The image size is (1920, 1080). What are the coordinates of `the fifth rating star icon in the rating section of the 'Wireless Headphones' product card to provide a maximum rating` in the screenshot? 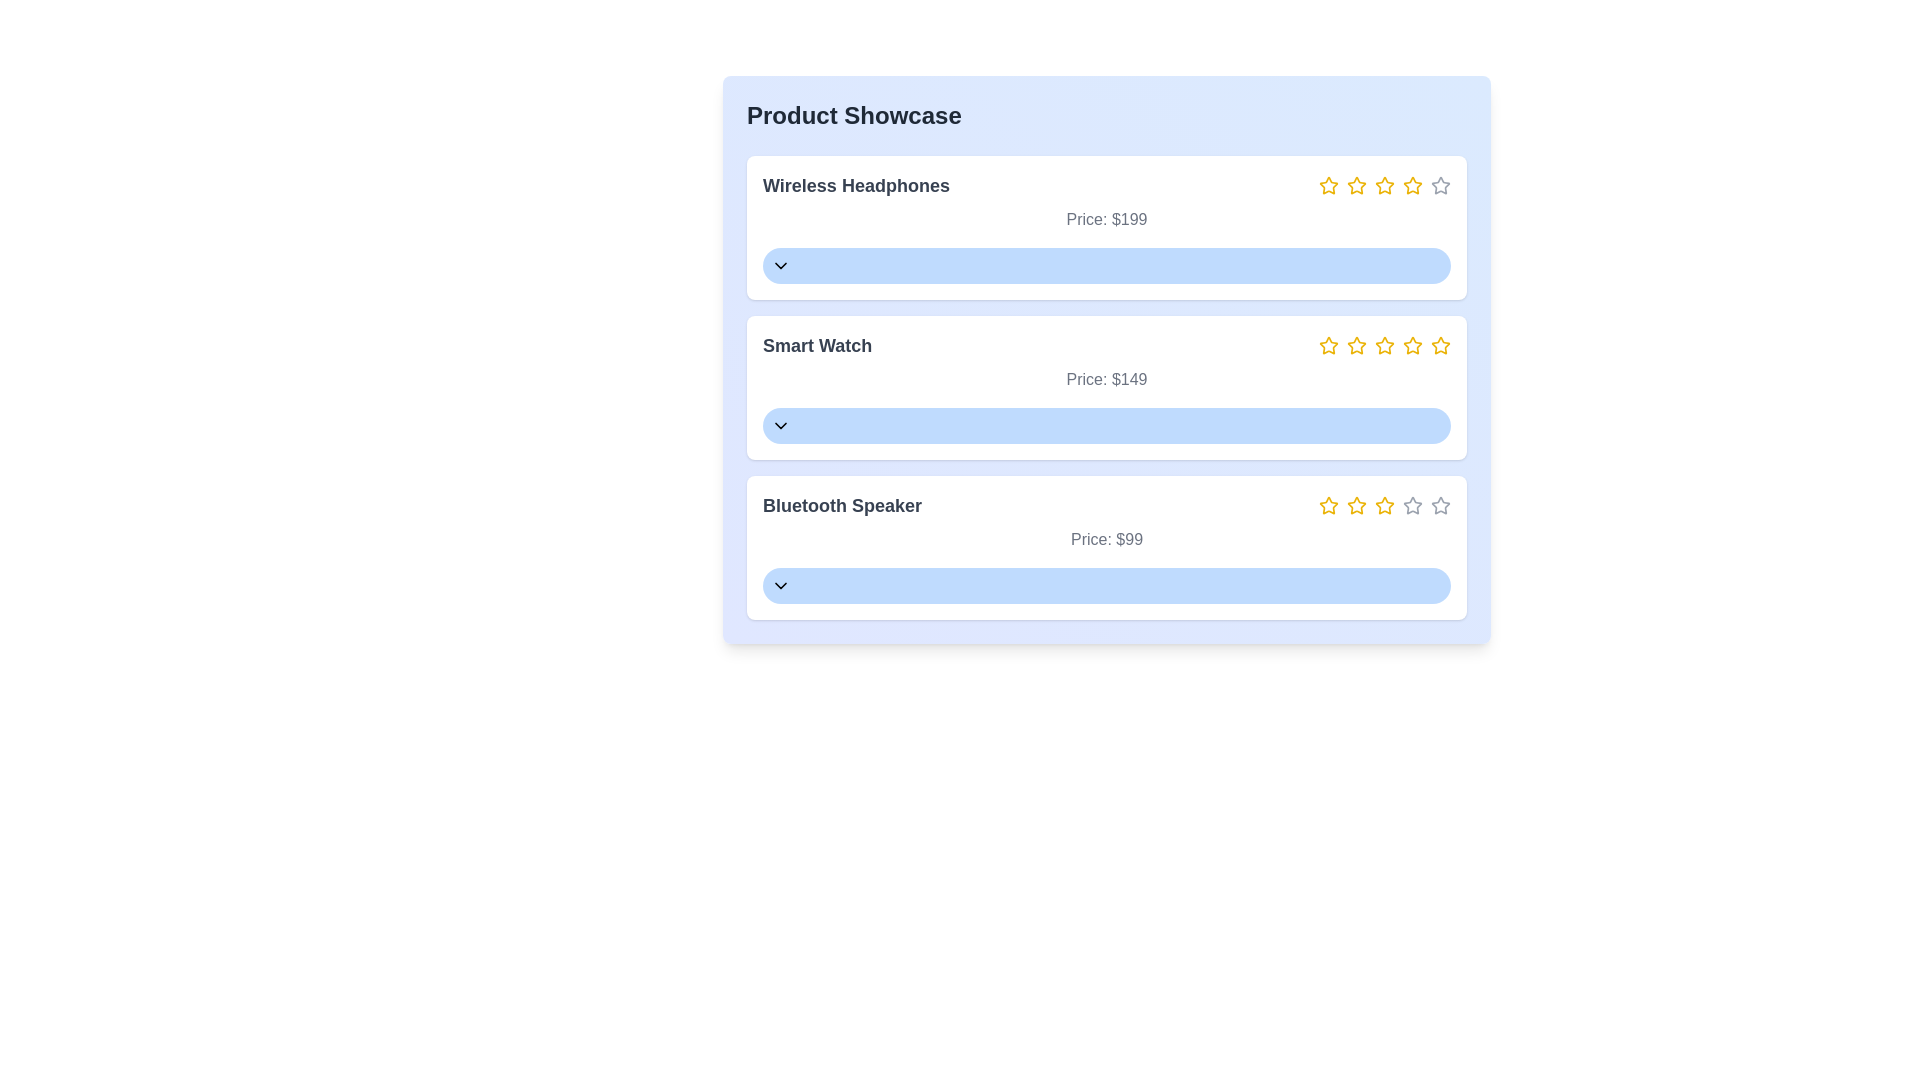 It's located at (1440, 185).